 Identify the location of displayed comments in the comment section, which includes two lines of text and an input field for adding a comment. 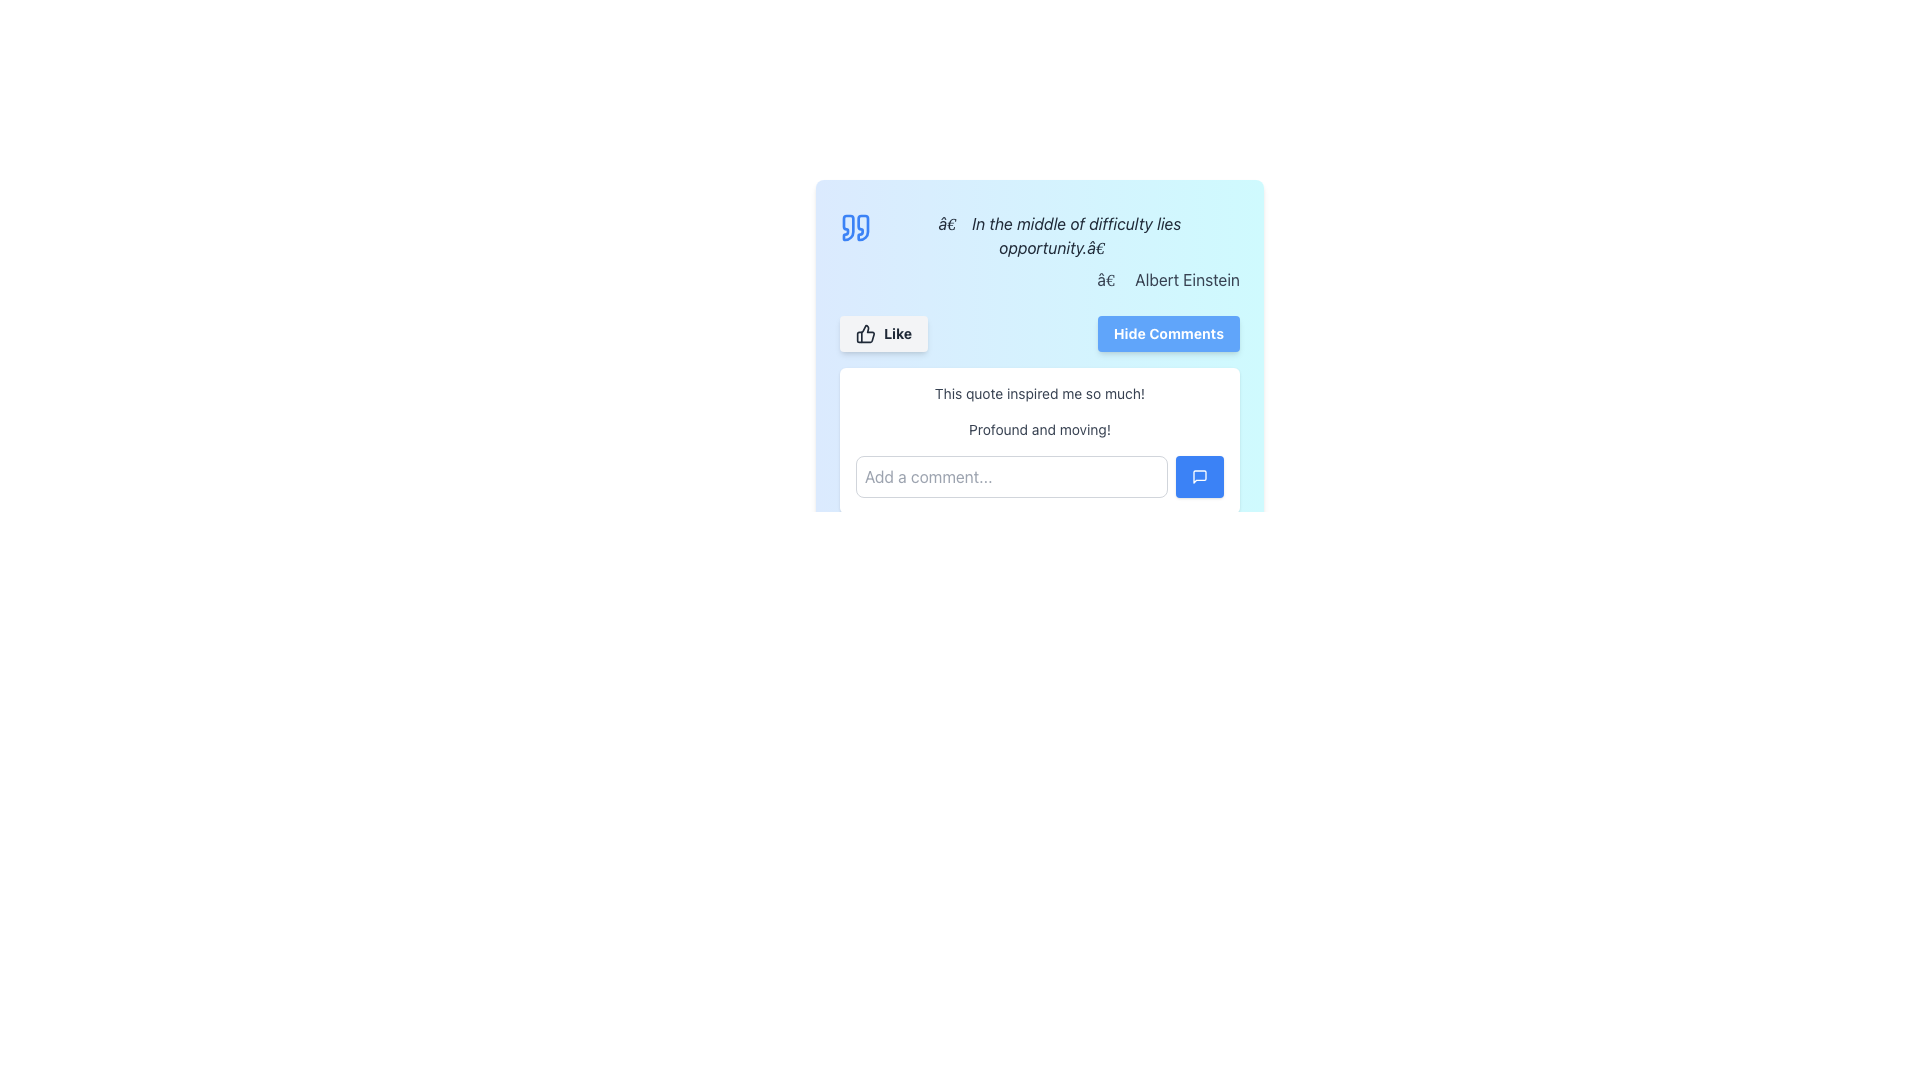
(1040, 439).